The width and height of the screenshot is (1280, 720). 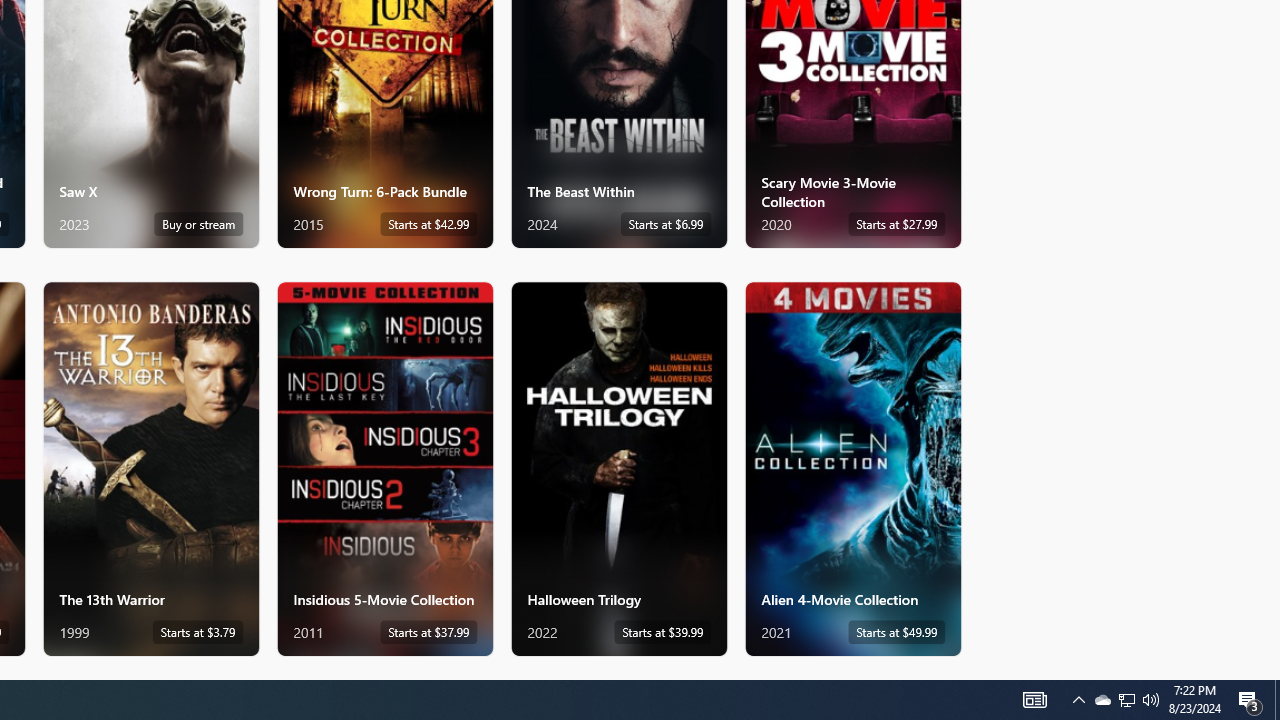 What do you see at coordinates (853, 468) in the screenshot?
I see `'Alien 4-Movie Collection. Starts at $49.99  '` at bounding box center [853, 468].